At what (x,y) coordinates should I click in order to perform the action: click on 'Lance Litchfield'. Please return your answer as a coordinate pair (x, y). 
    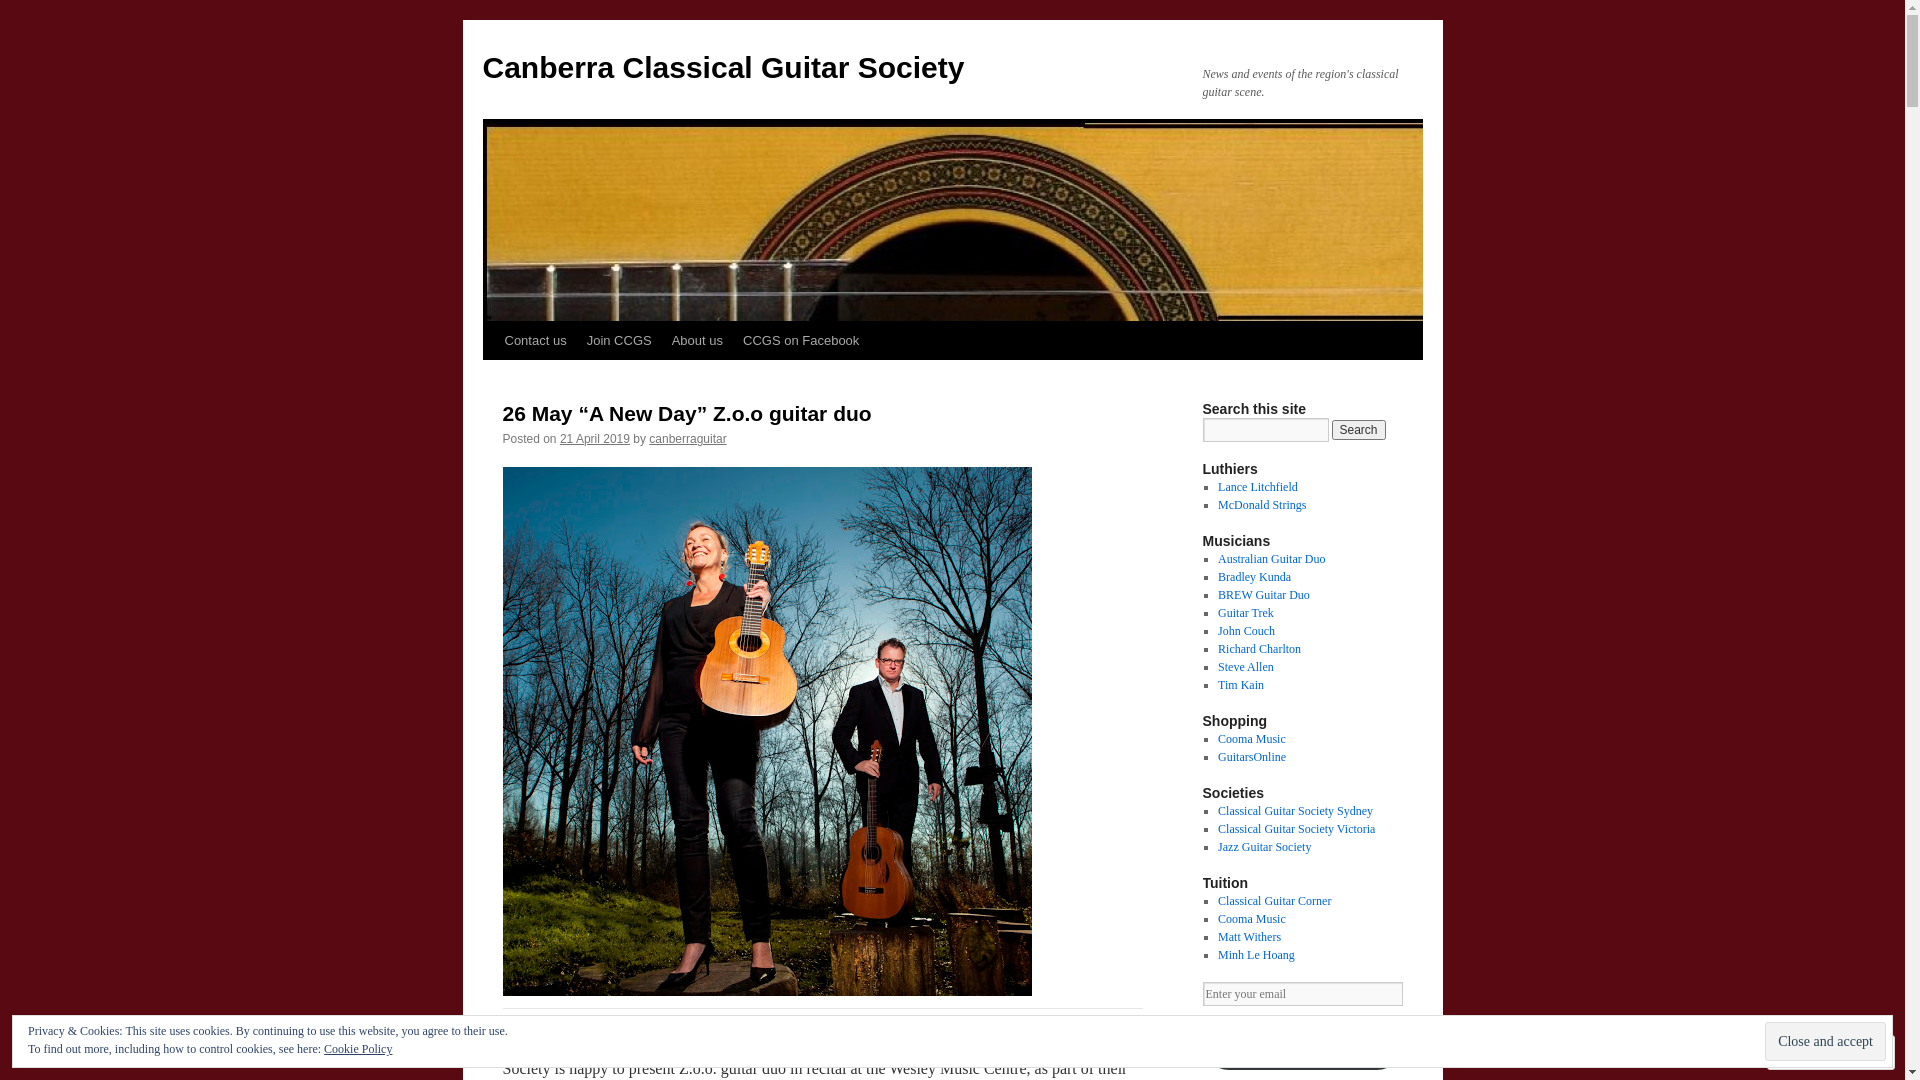
    Looking at the image, I should click on (1256, 486).